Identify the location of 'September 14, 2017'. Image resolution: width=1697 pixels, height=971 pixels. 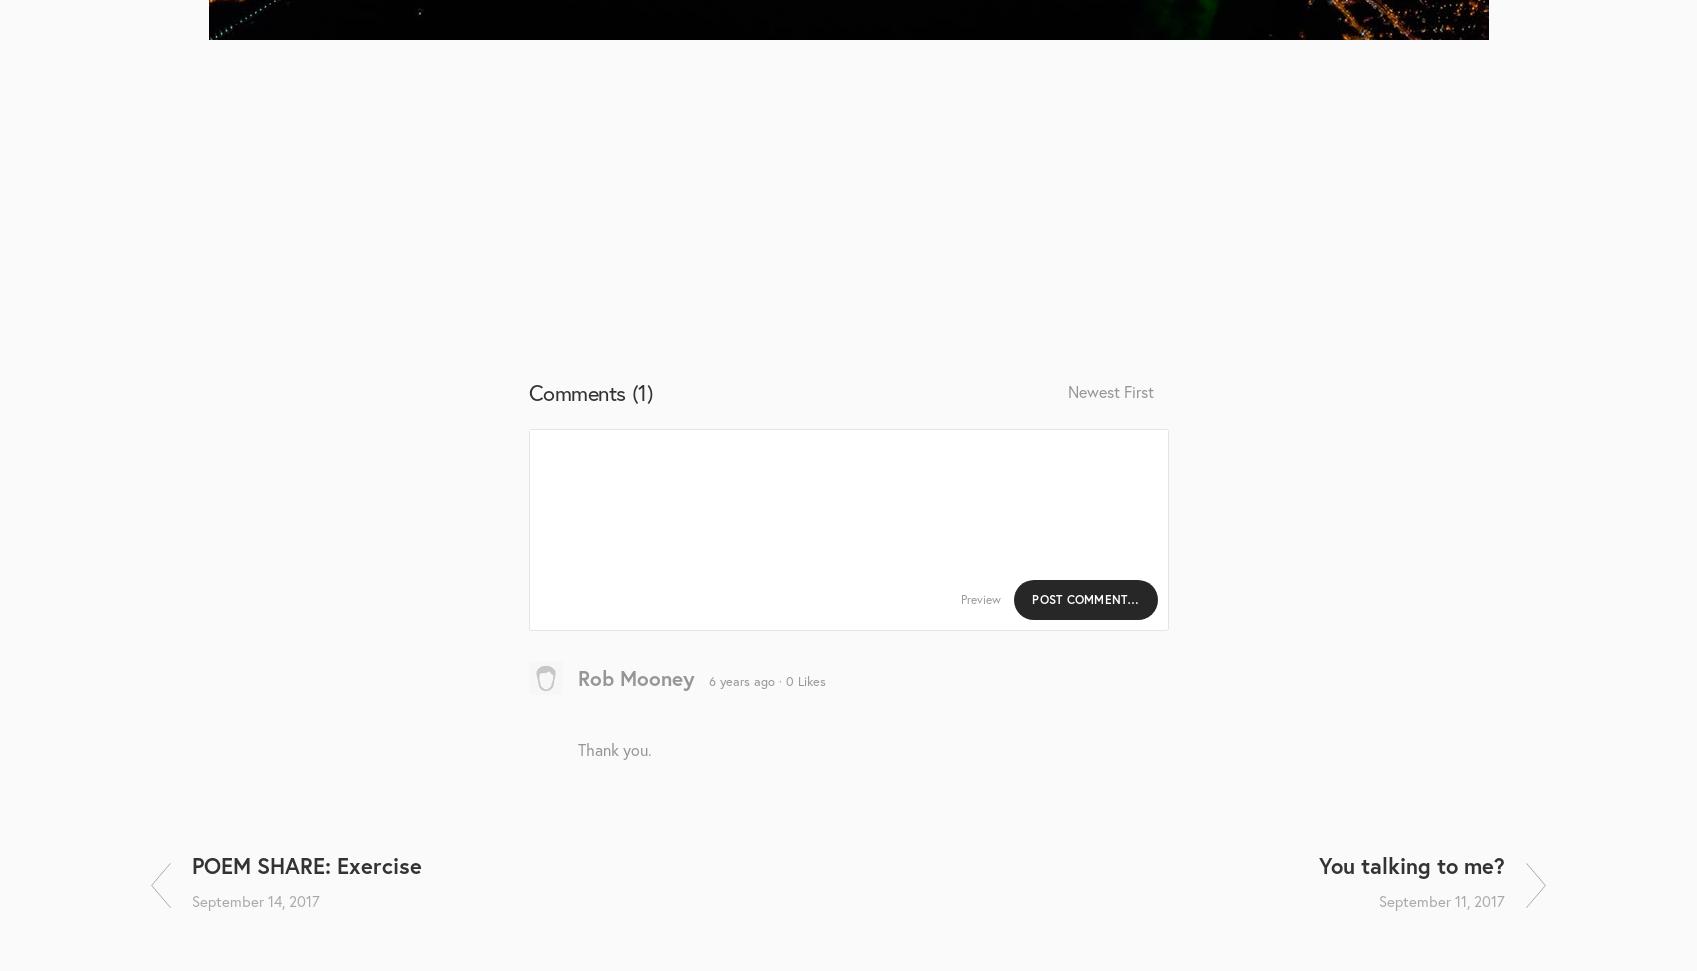
(255, 900).